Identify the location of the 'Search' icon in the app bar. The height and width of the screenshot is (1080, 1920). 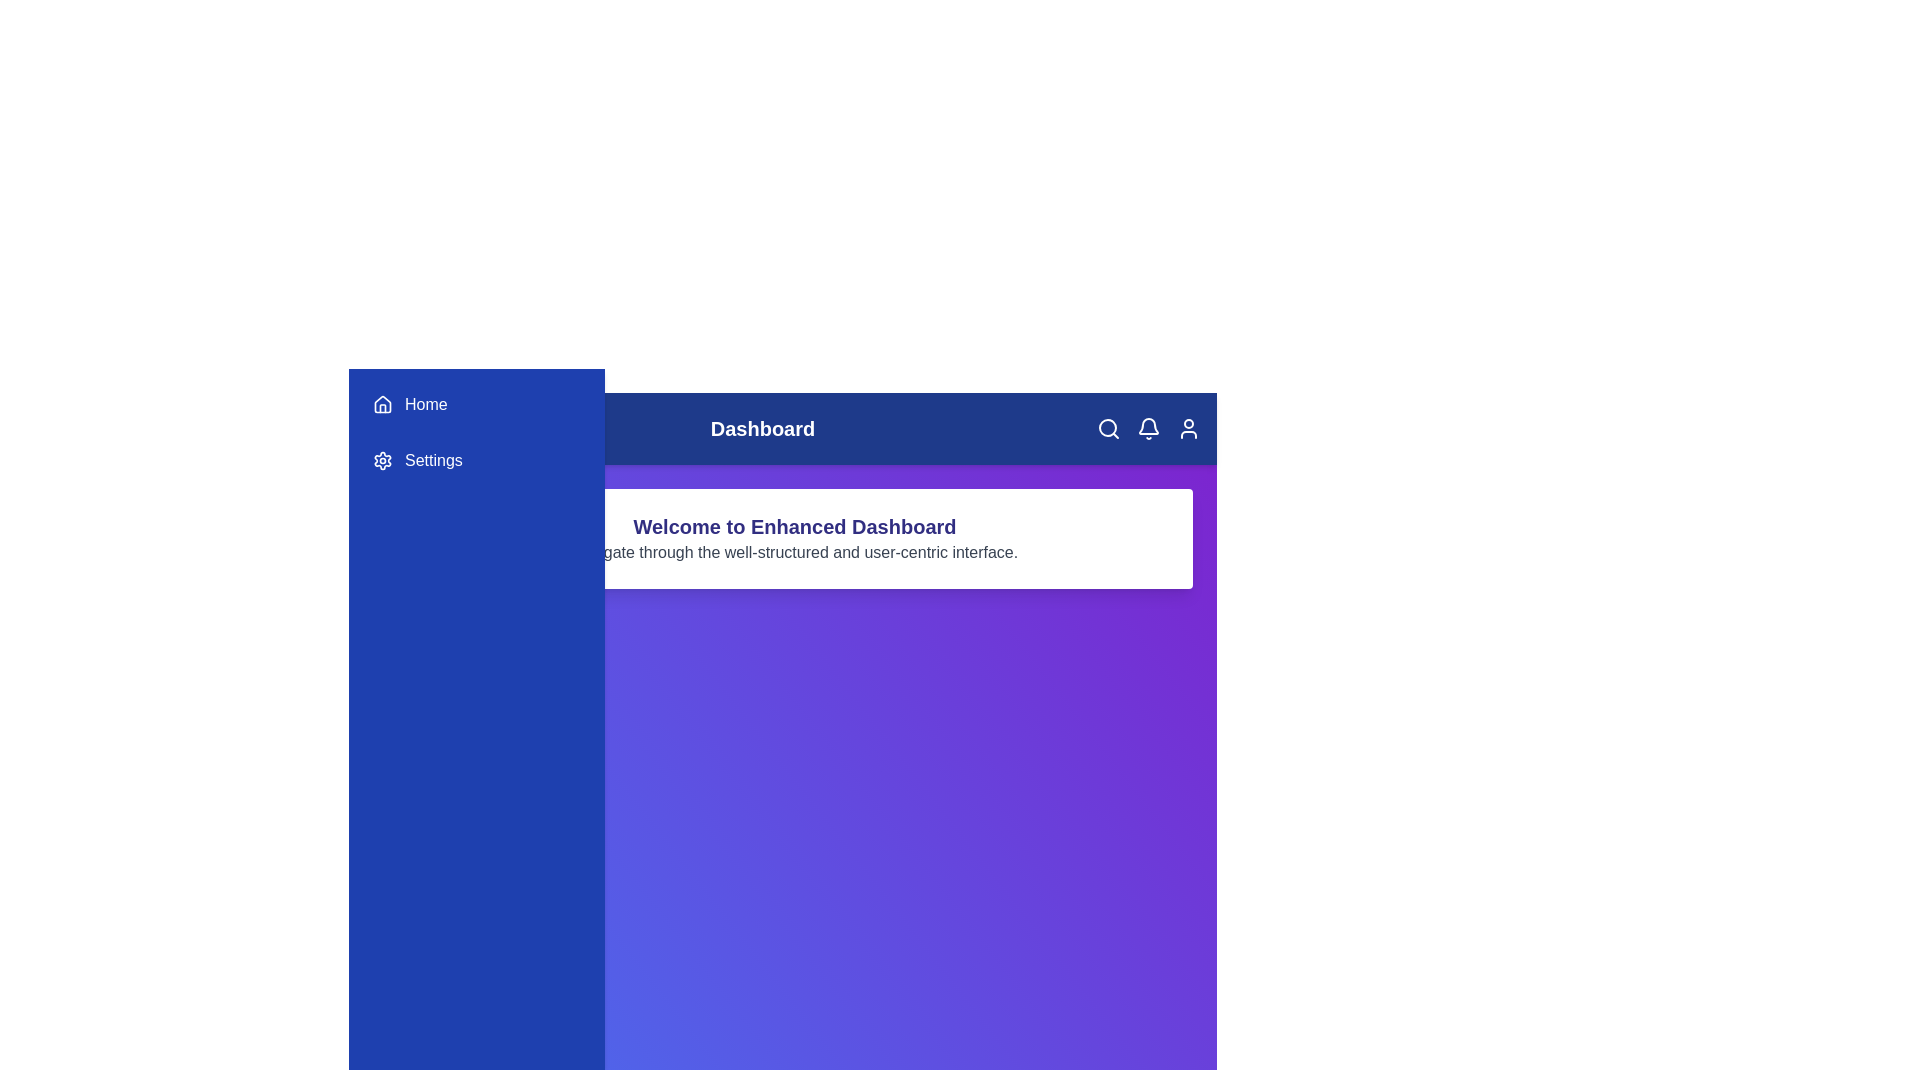
(1107, 427).